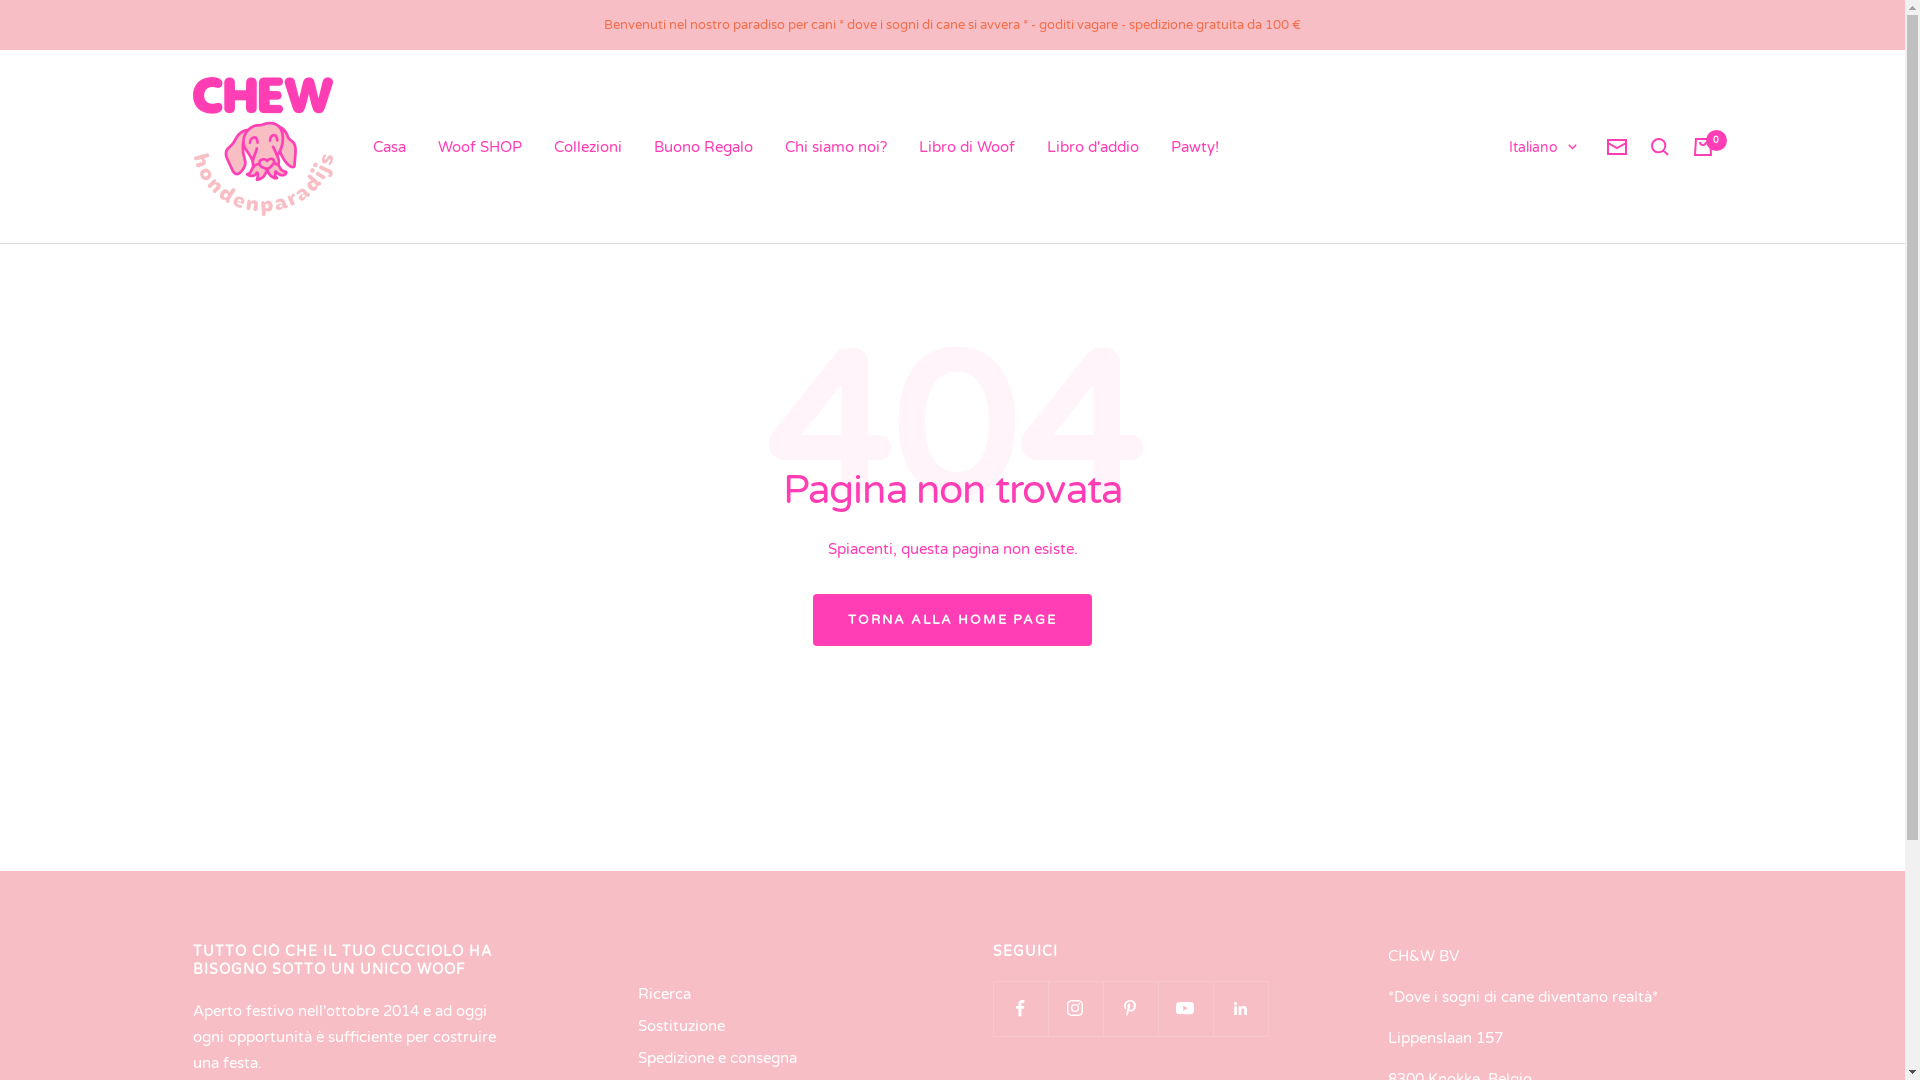 The height and width of the screenshot is (1080, 1920). What do you see at coordinates (261, 145) in the screenshot?
I see `'CHEW - Hondenparadijs'` at bounding box center [261, 145].